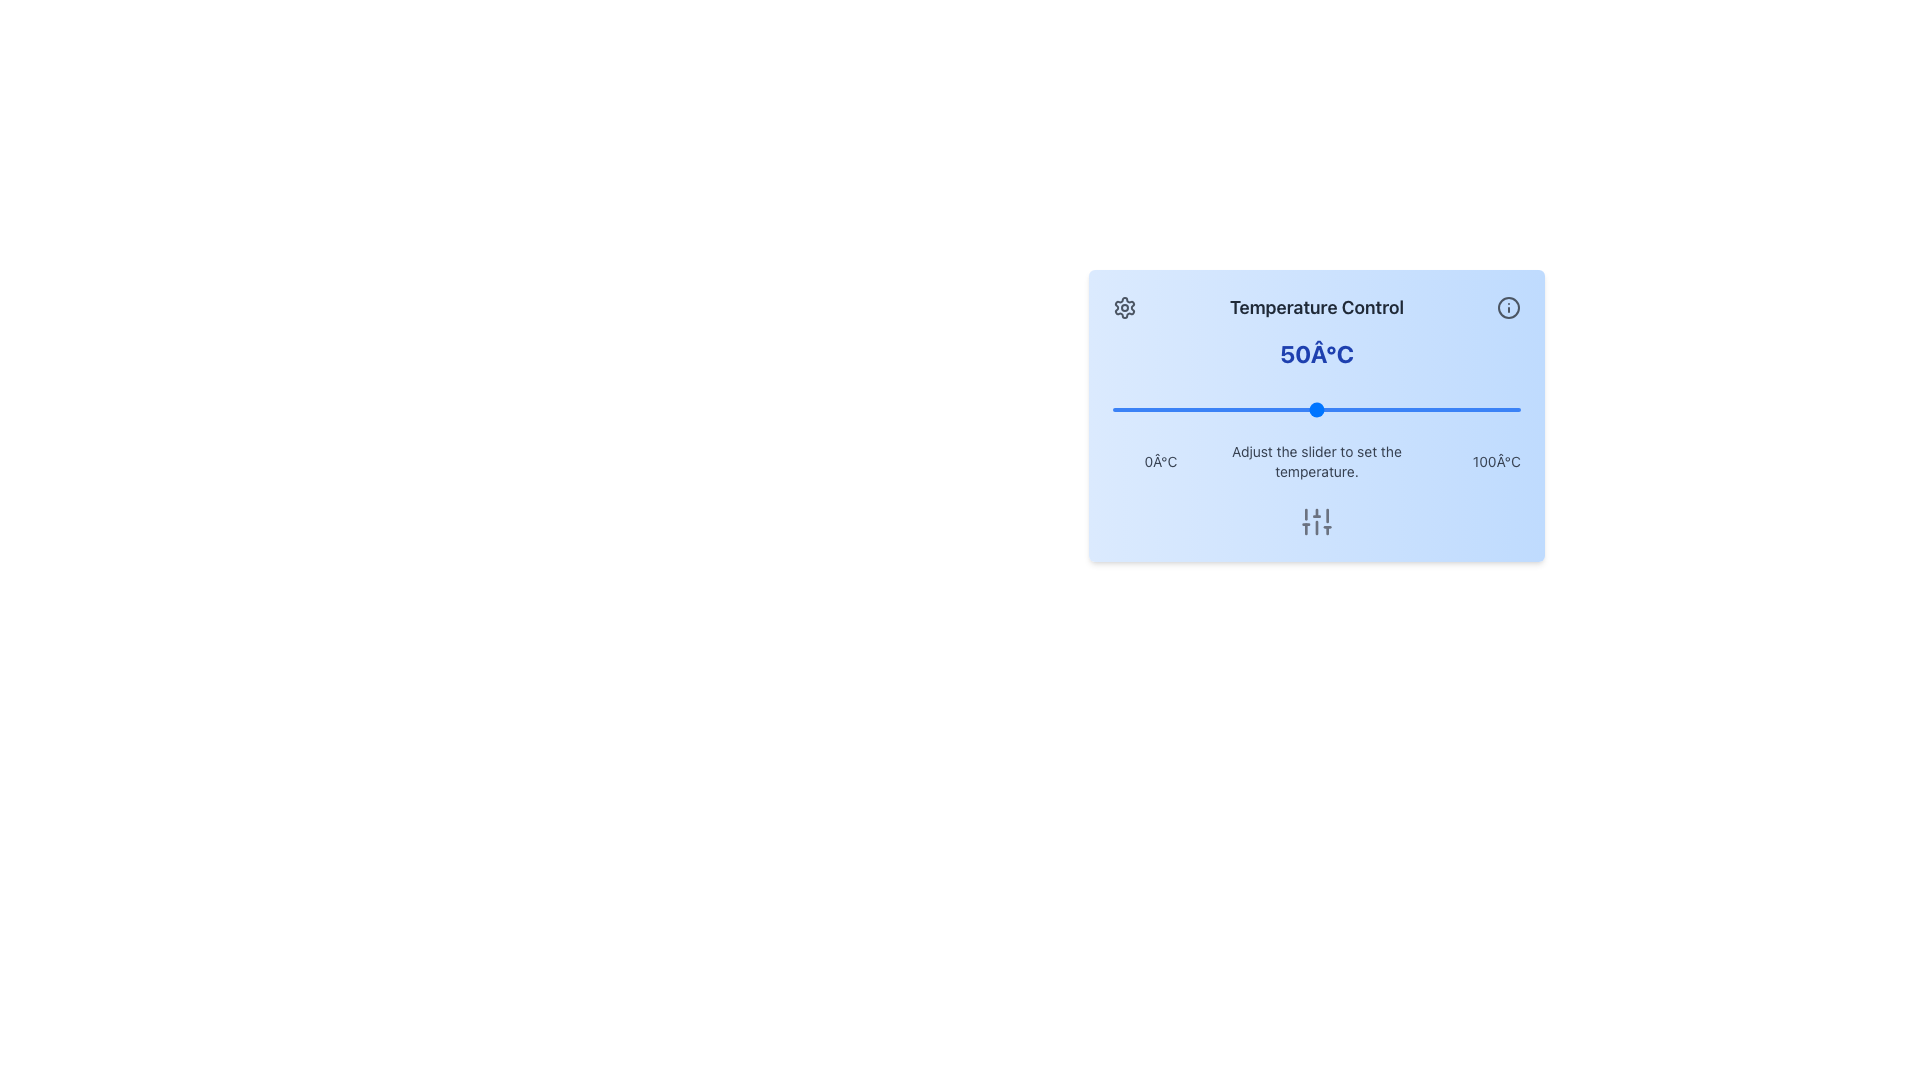  What do you see at coordinates (1476, 408) in the screenshot?
I see `temperature` at bounding box center [1476, 408].